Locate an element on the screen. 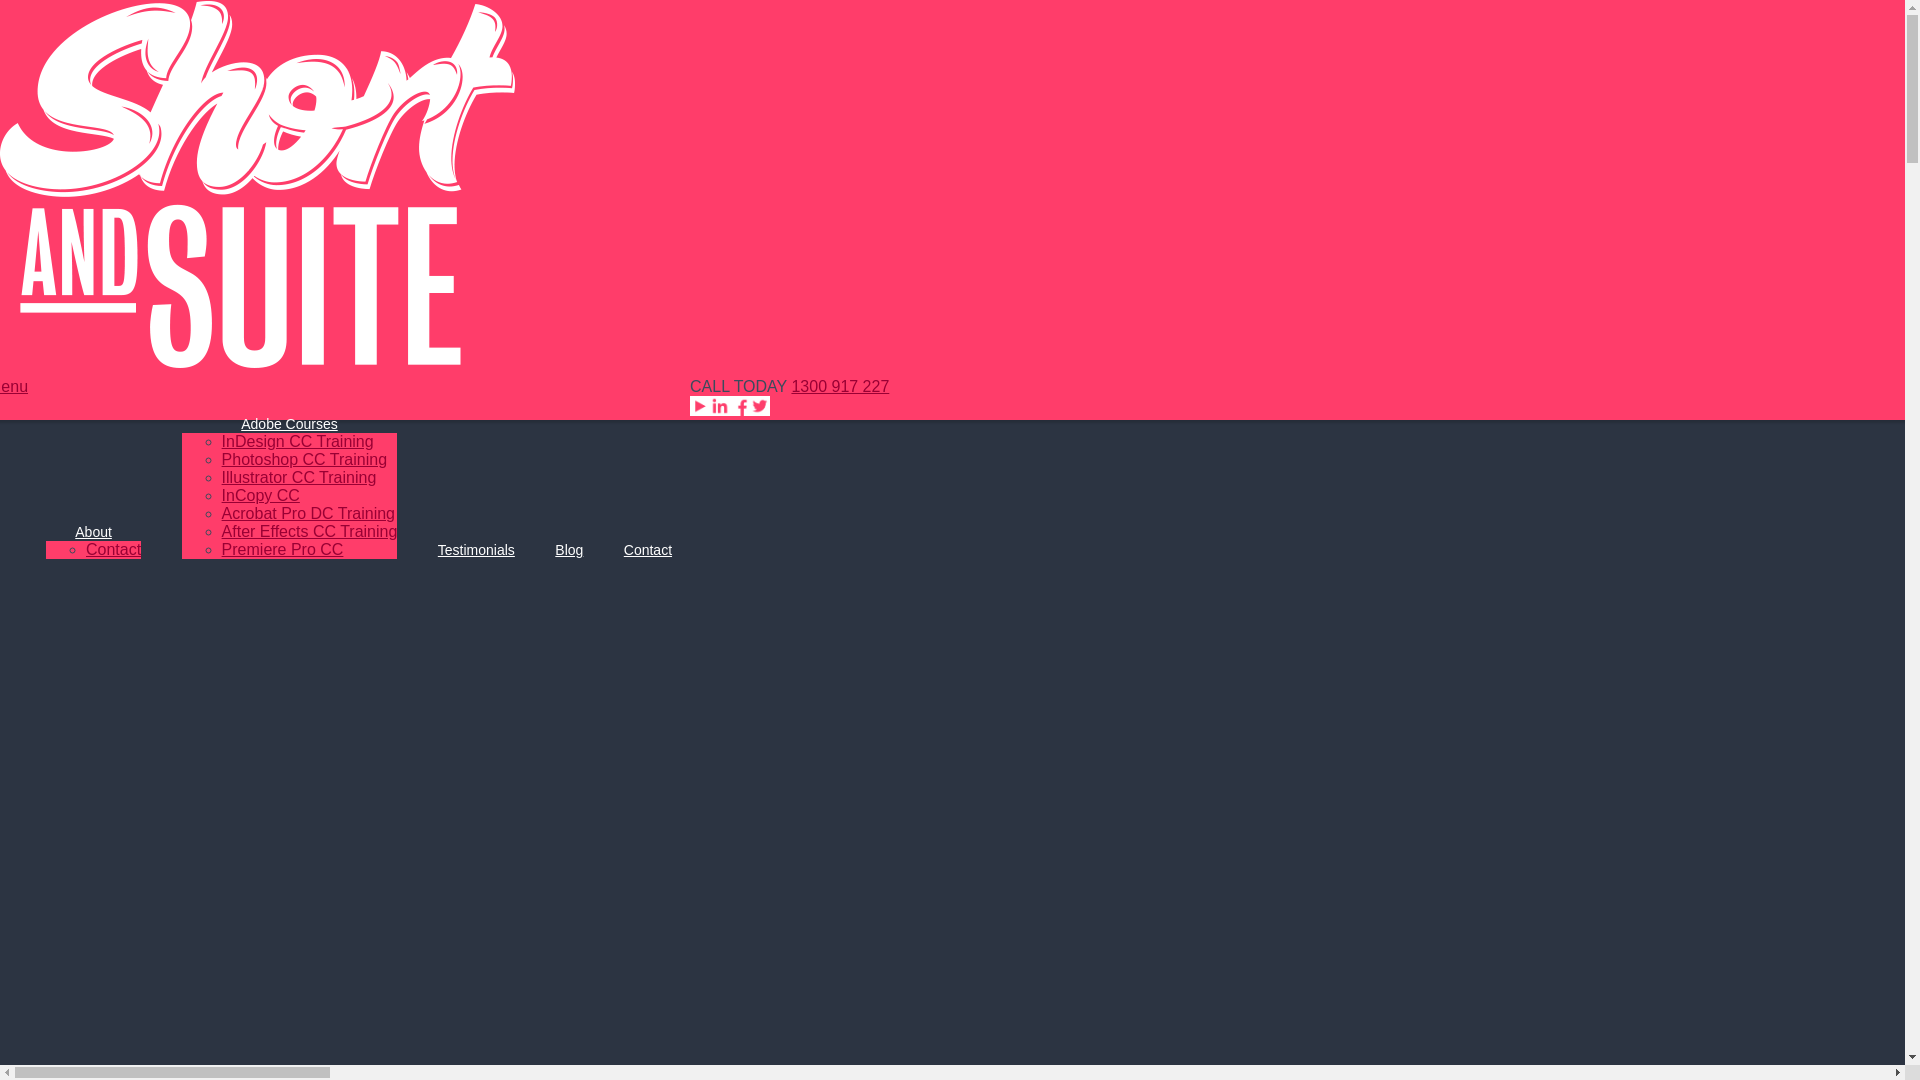  'Illustrator CC Training' is located at coordinates (298, 477).